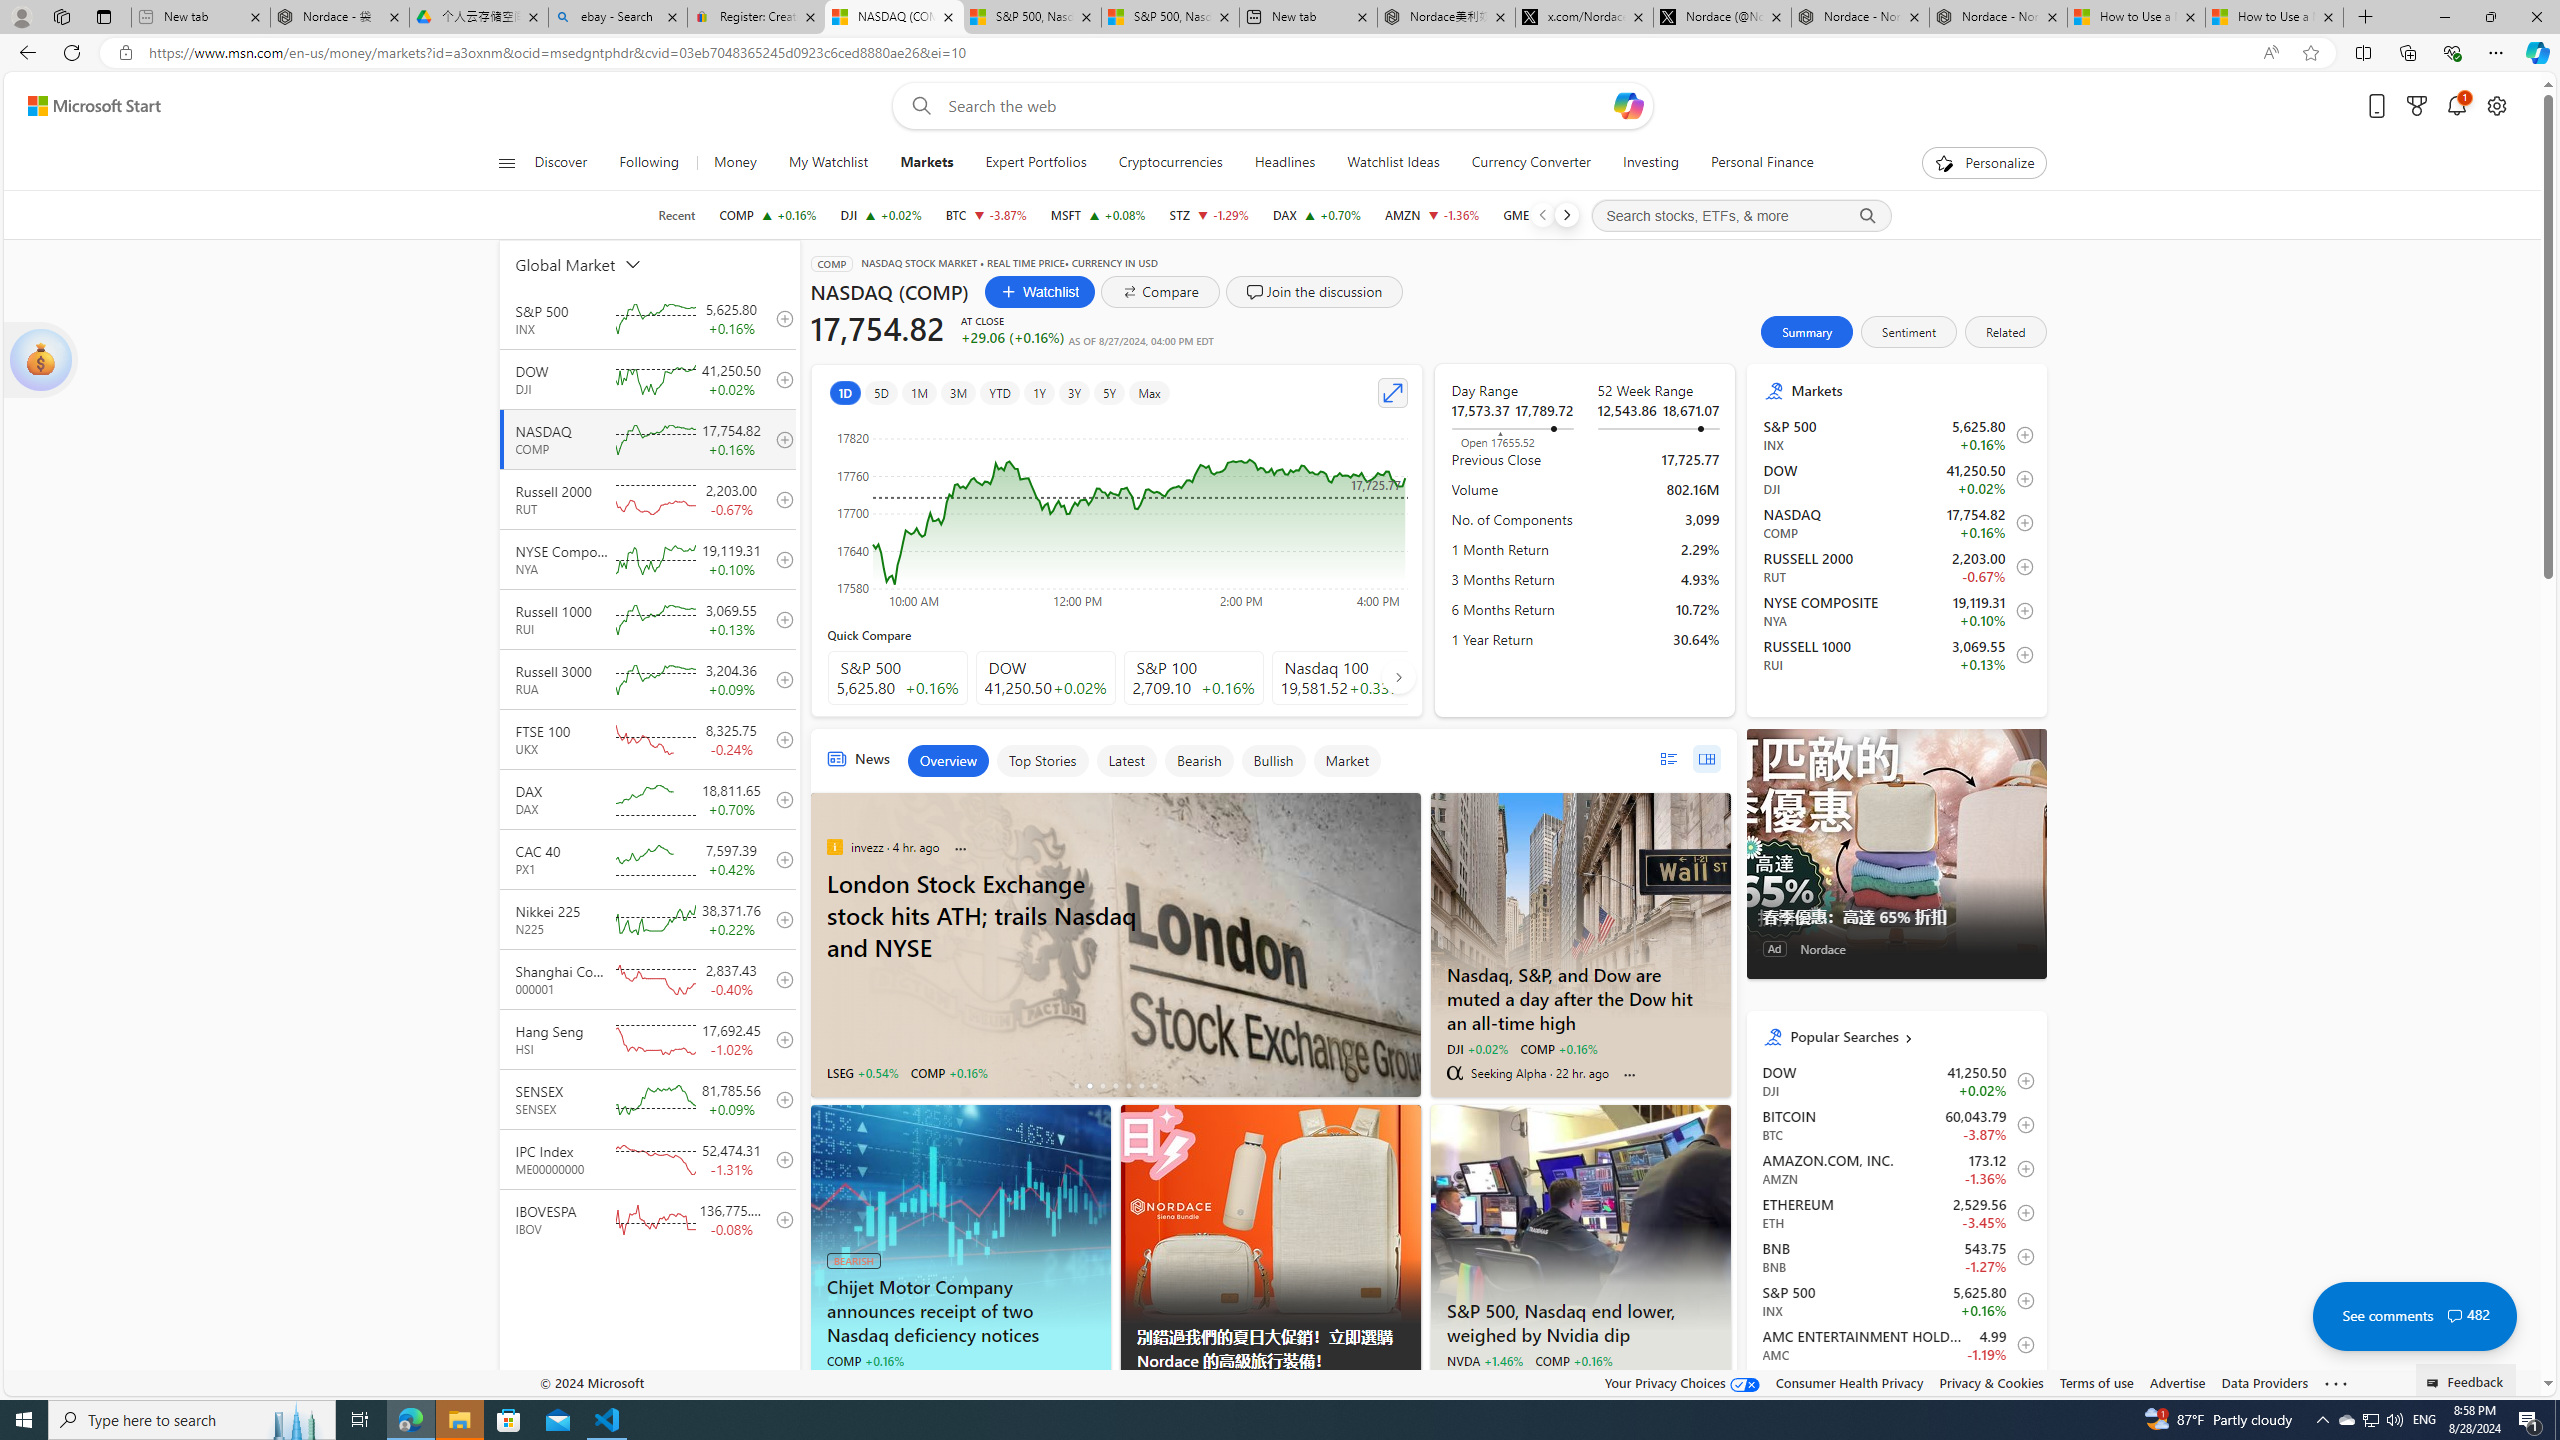  I want to click on 'ADA Cardano decrease 0.36 -0.00 -1.27% itemundefined', so click(1895, 1387).